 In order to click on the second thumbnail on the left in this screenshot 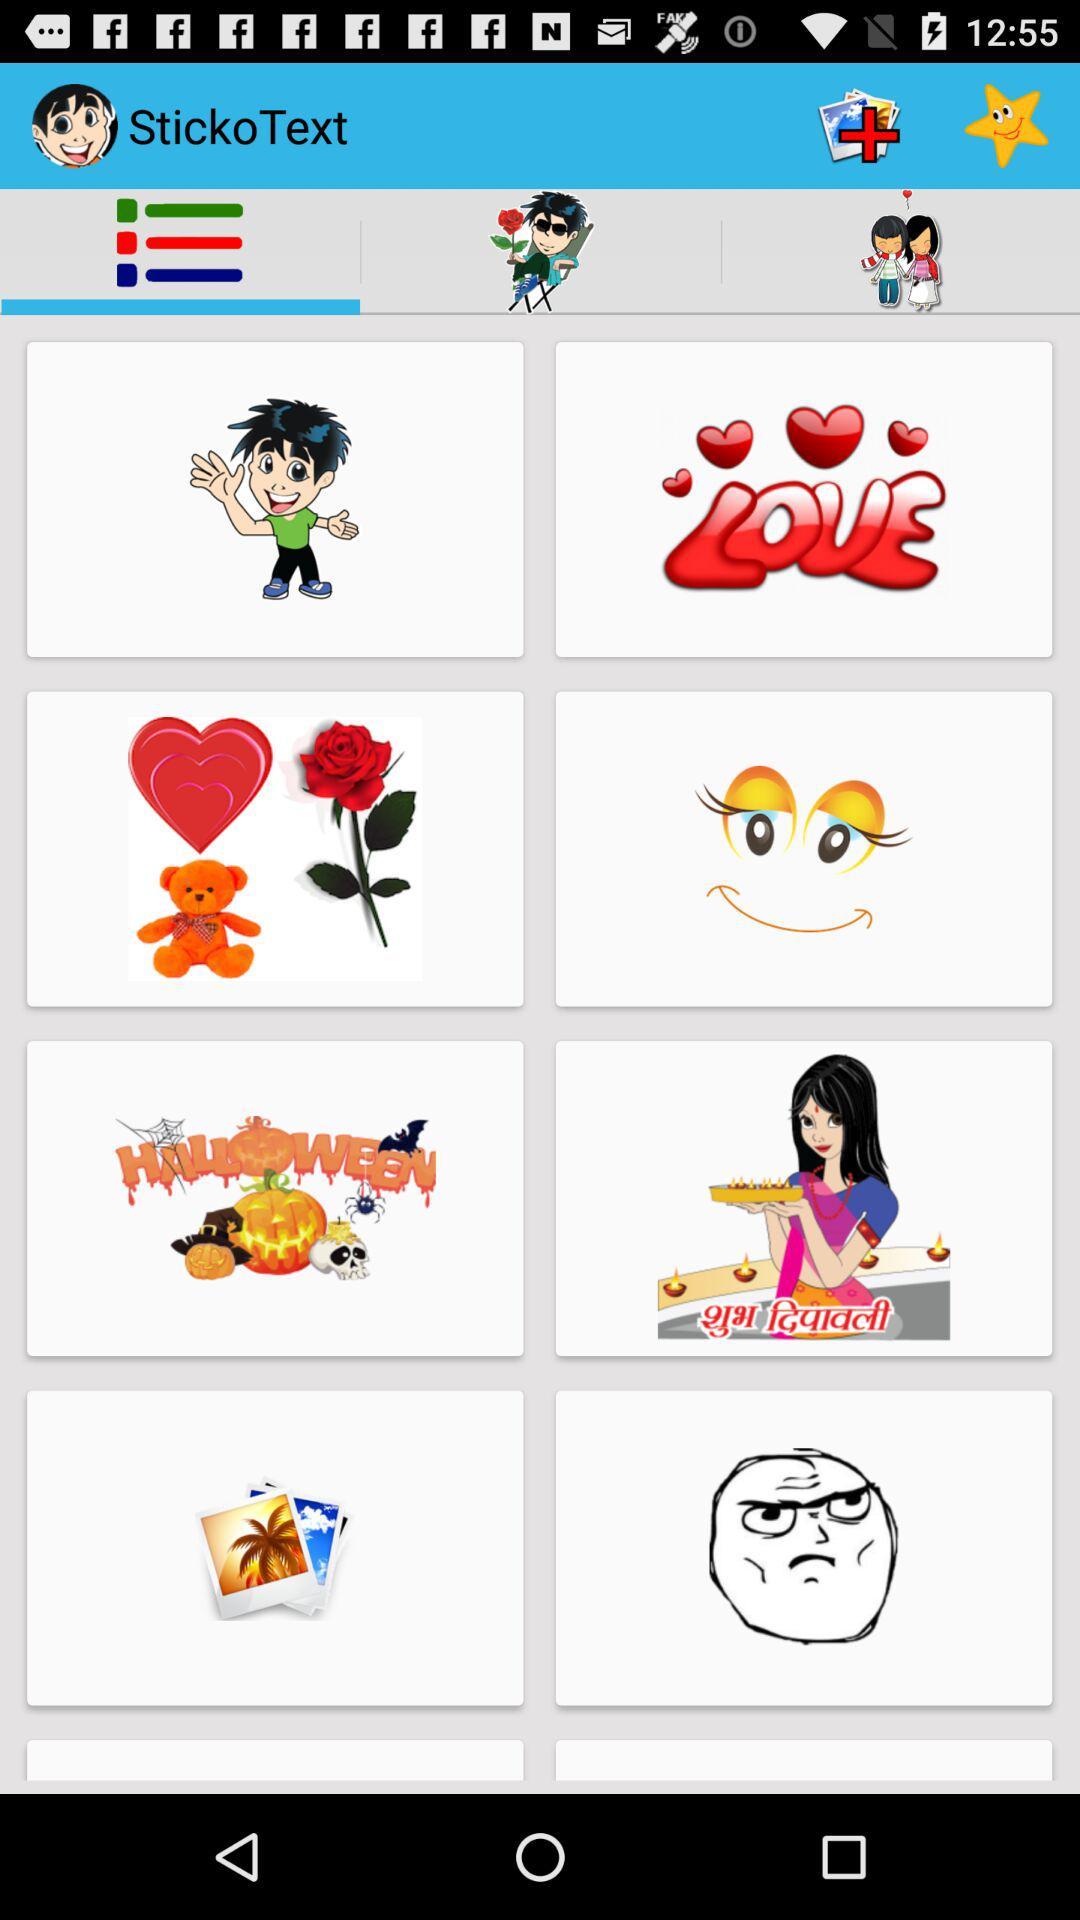, I will do `click(275, 849)`.